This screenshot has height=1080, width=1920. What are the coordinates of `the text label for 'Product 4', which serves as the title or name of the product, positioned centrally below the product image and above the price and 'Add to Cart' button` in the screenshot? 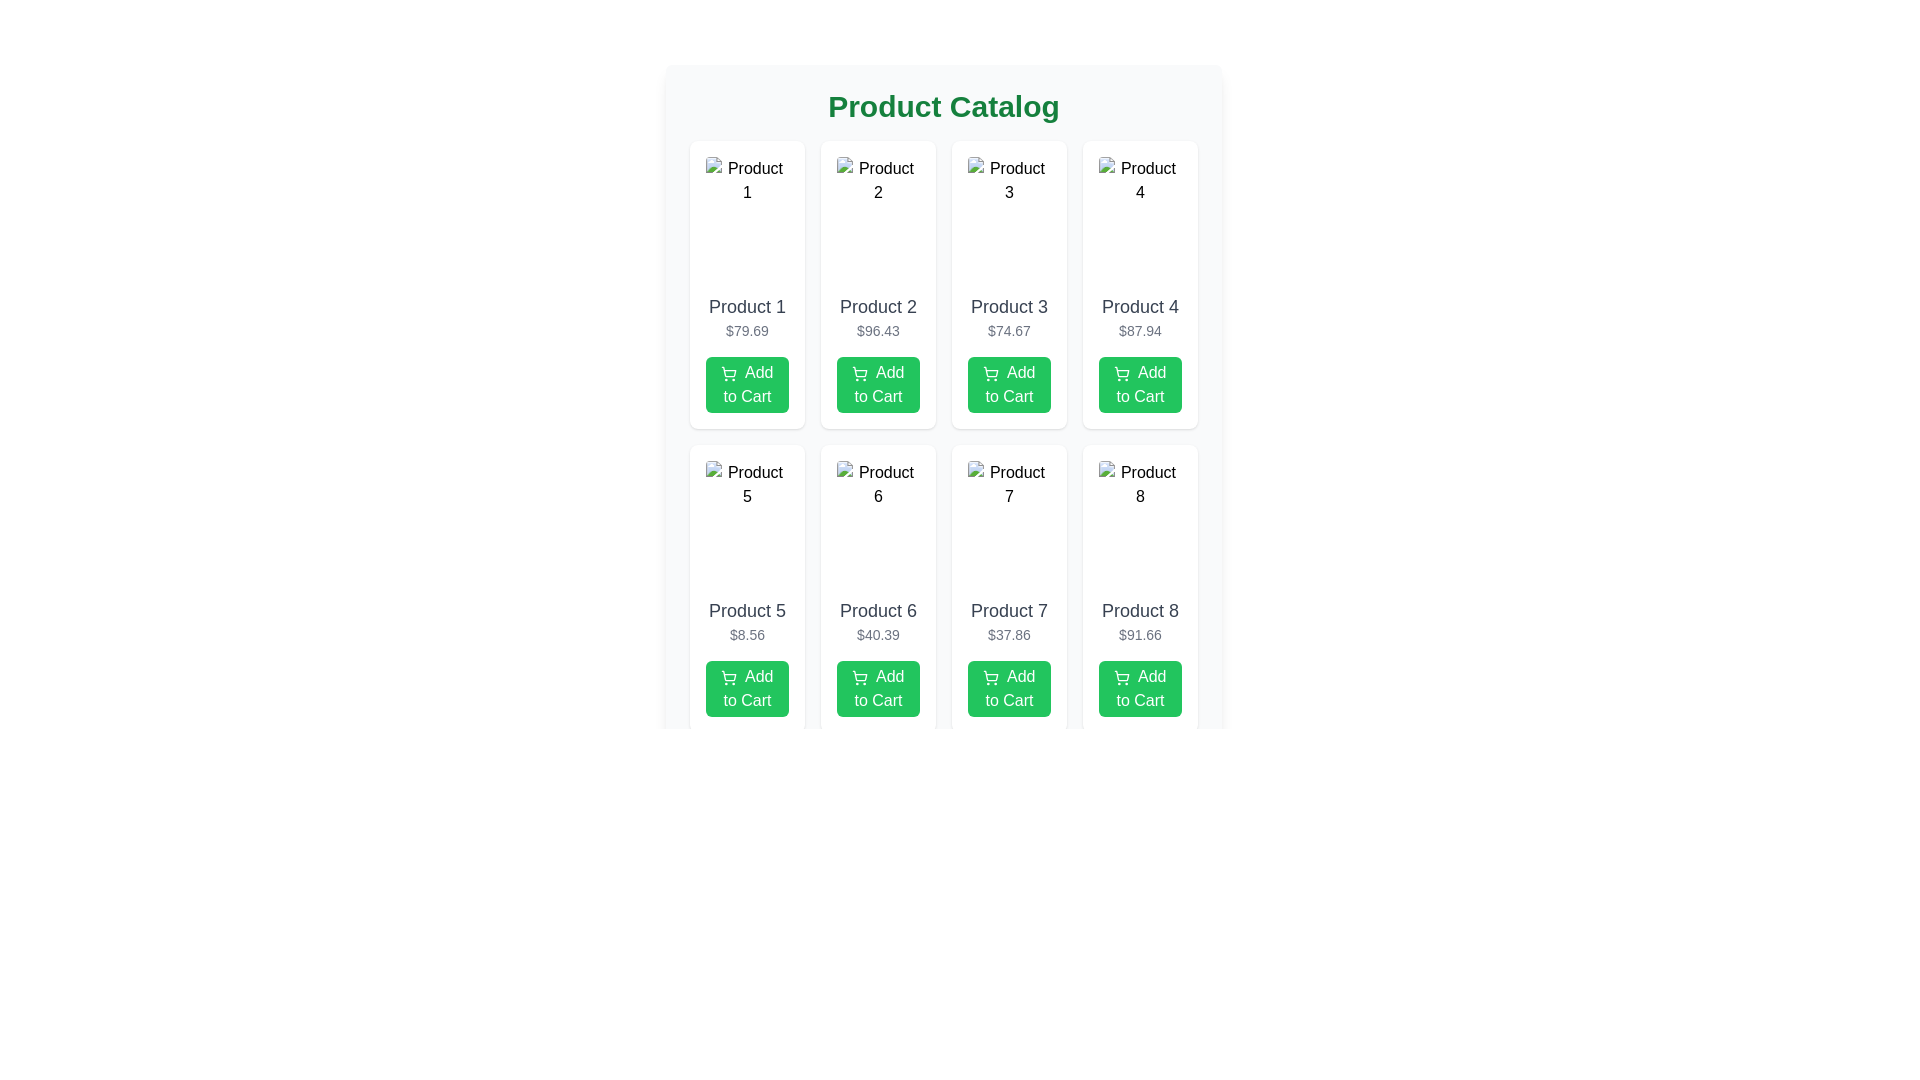 It's located at (1140, 307).